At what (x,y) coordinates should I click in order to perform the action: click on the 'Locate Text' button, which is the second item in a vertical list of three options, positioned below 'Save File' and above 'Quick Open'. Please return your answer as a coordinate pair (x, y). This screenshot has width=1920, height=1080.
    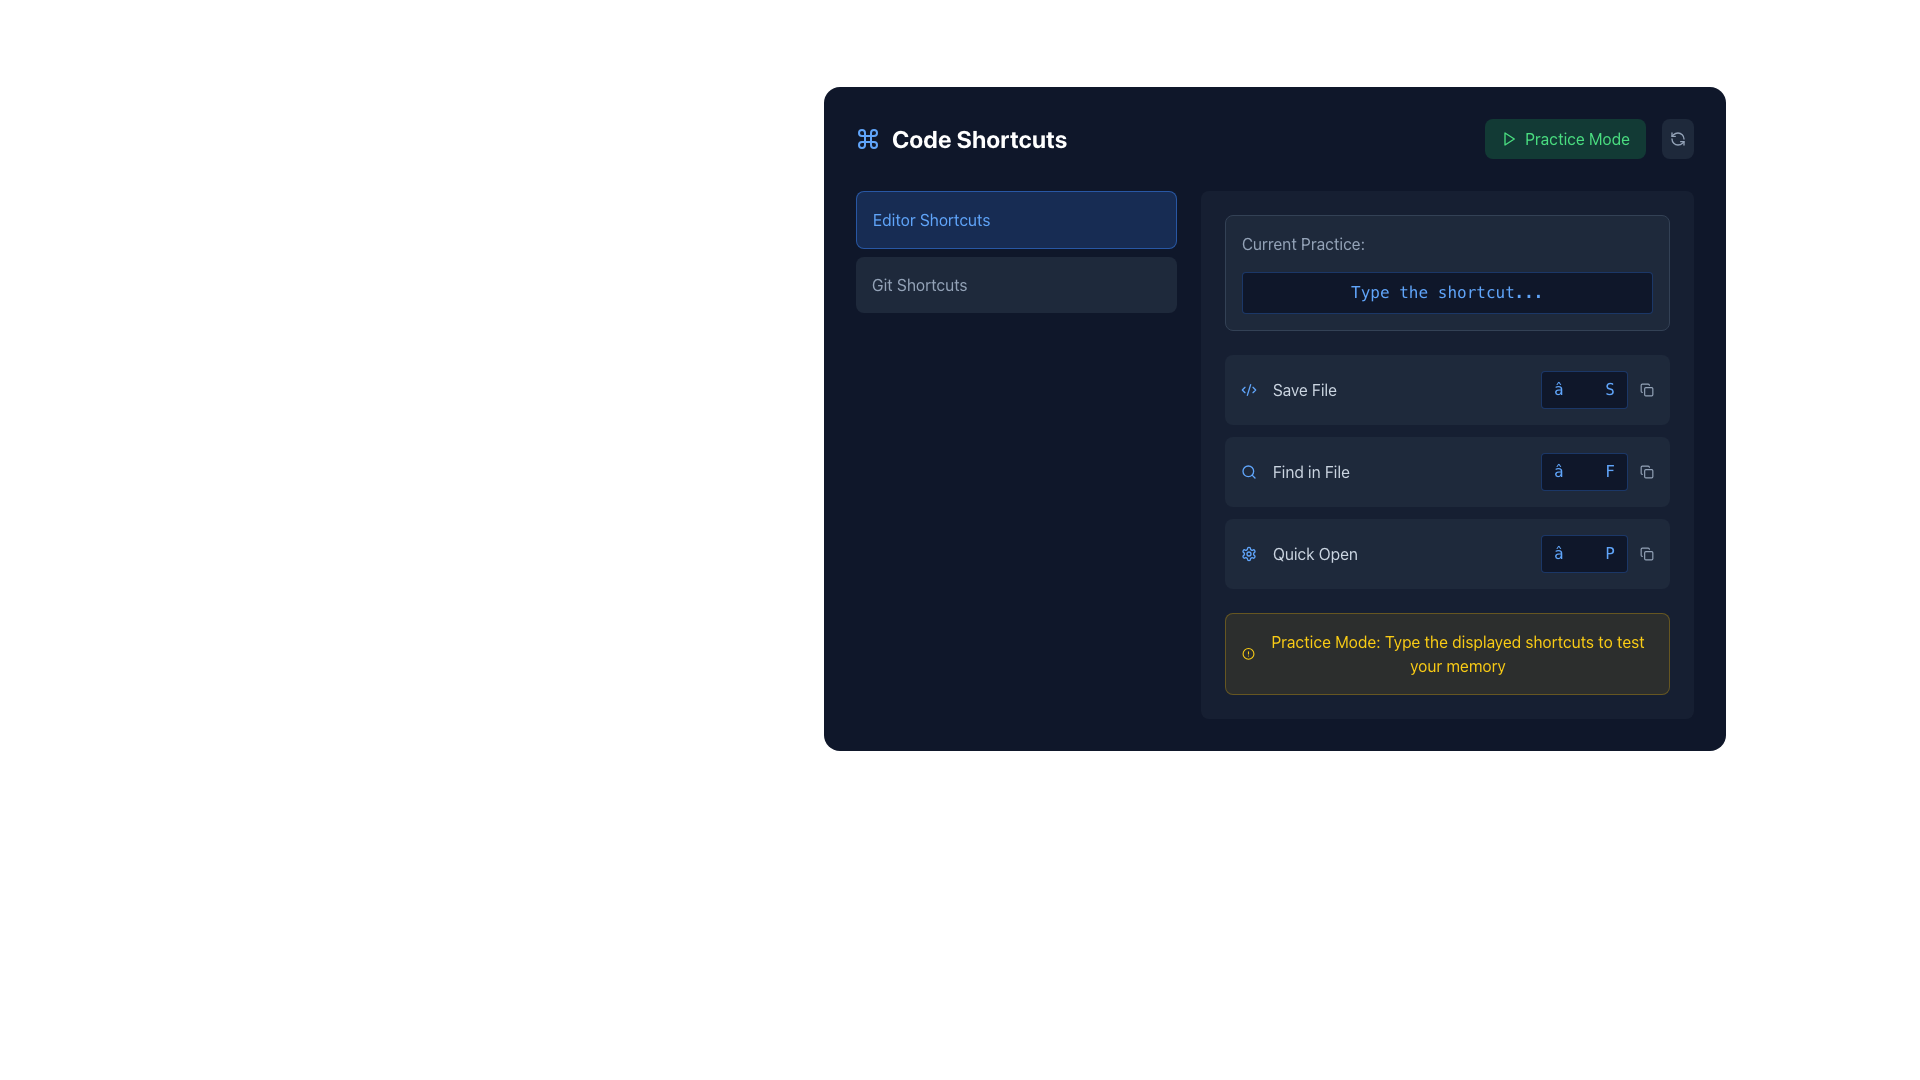
    Looking at the image, I should click on (1295, 471).